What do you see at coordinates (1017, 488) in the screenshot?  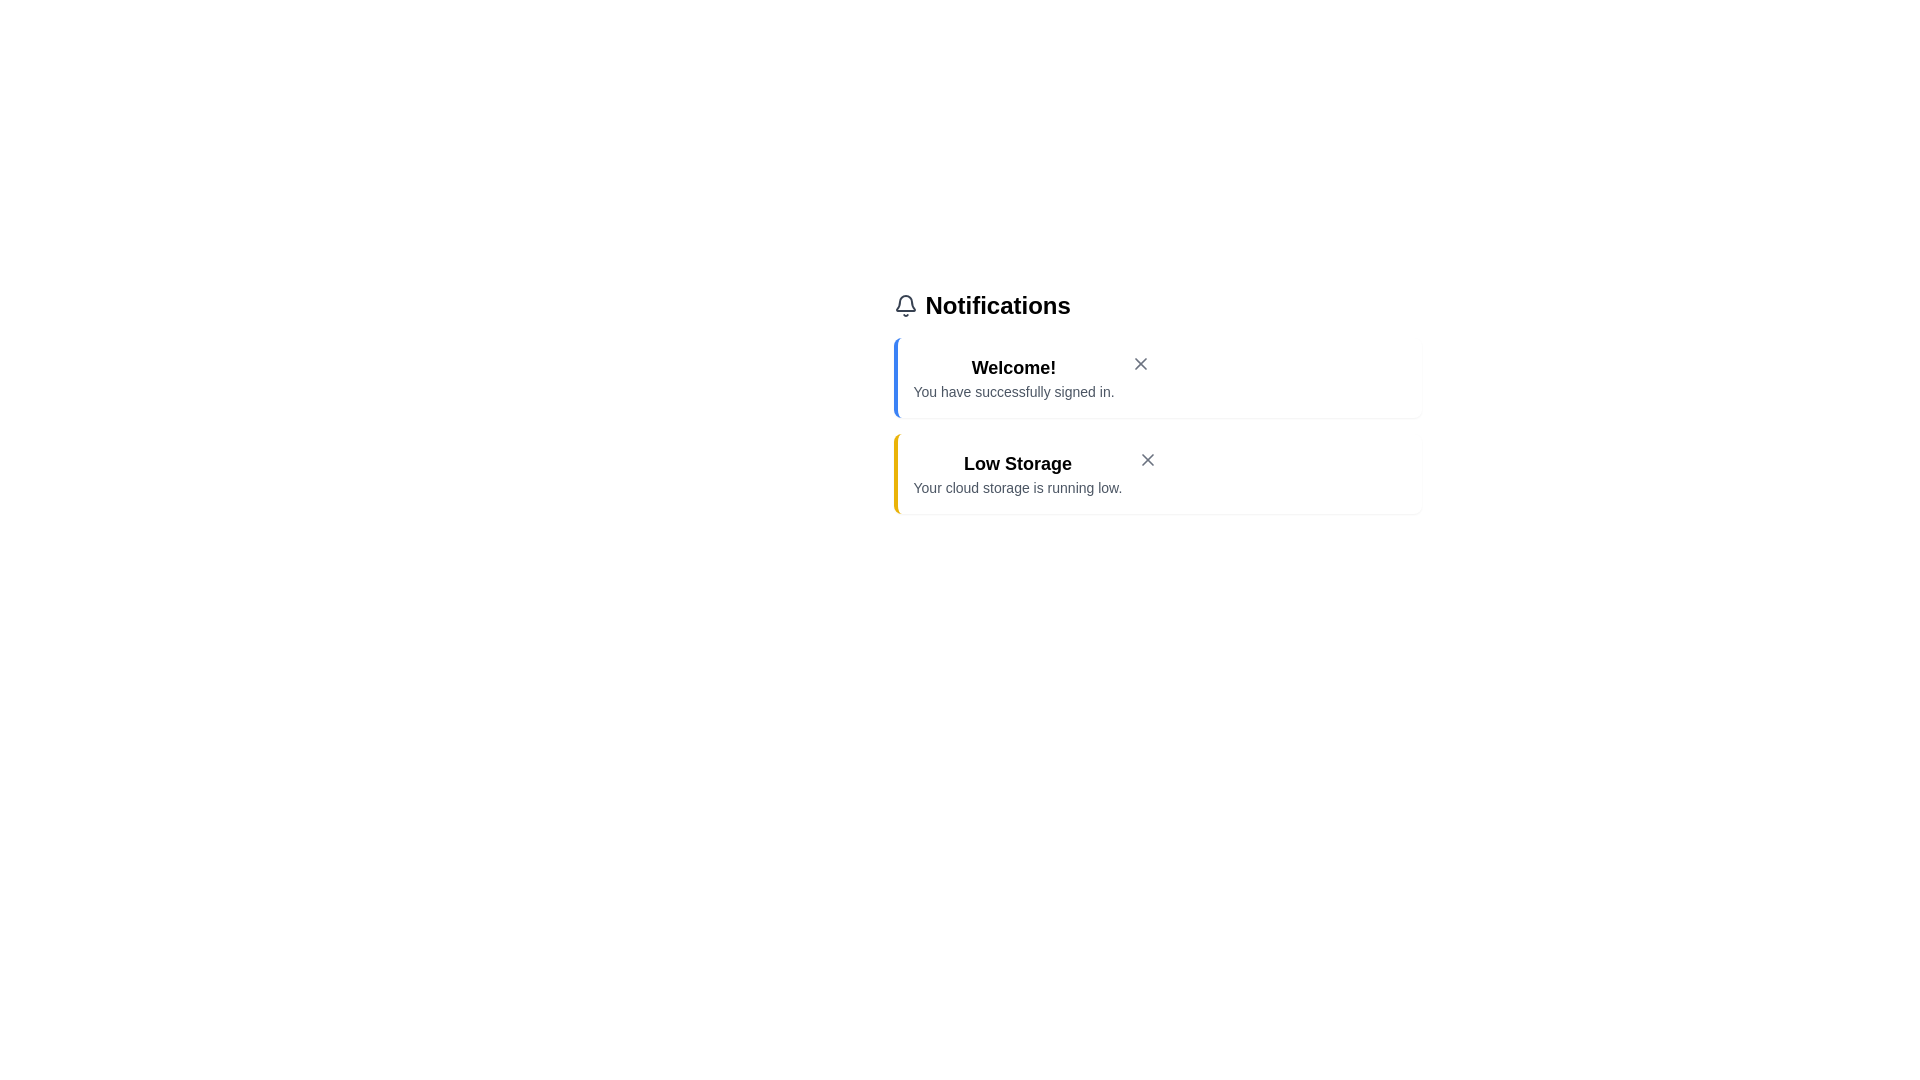 I see `the Text Label that informs the user about their cloud storage status, located under the 'Low Storage' header in the notification card` at bounding box center [1017, 488].